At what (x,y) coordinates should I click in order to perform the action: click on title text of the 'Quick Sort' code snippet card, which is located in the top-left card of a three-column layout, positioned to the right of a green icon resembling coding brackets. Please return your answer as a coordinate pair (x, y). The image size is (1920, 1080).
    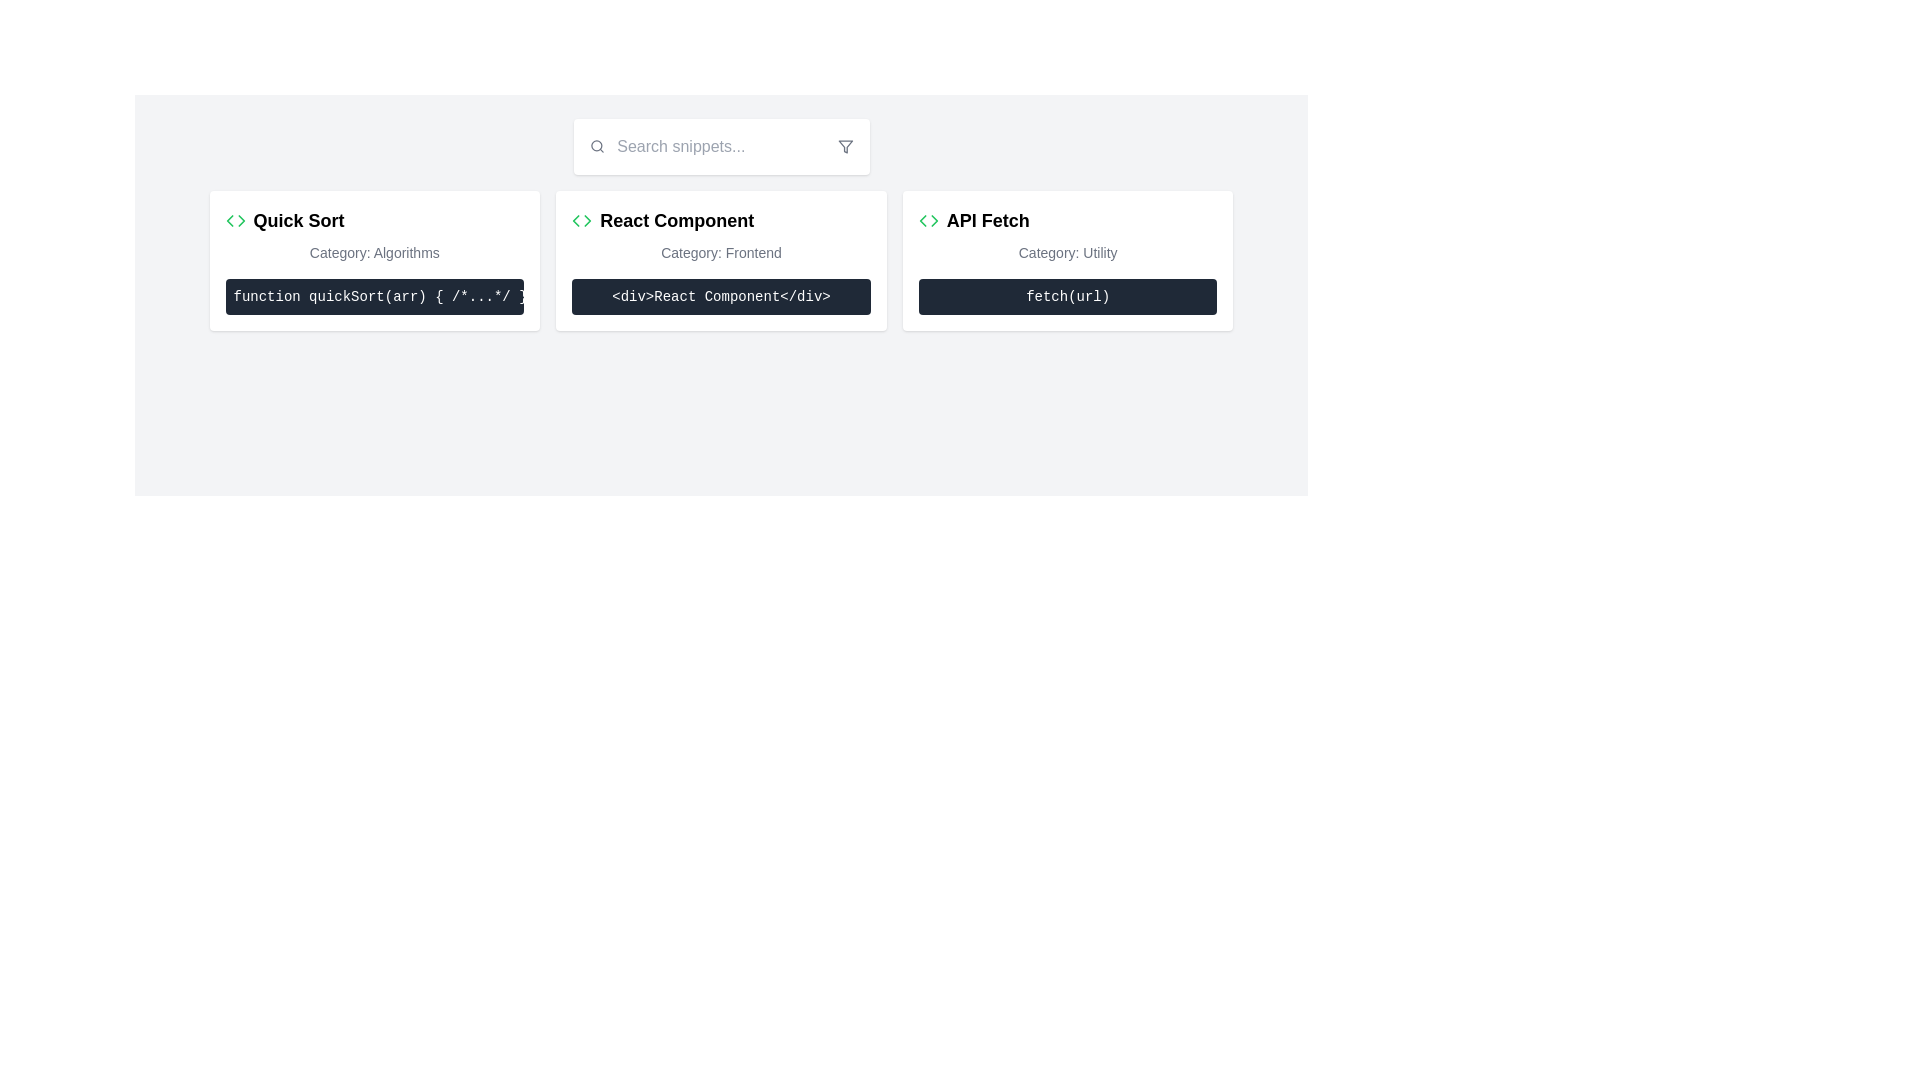
    Looking at the image, I should click on (297, 220).